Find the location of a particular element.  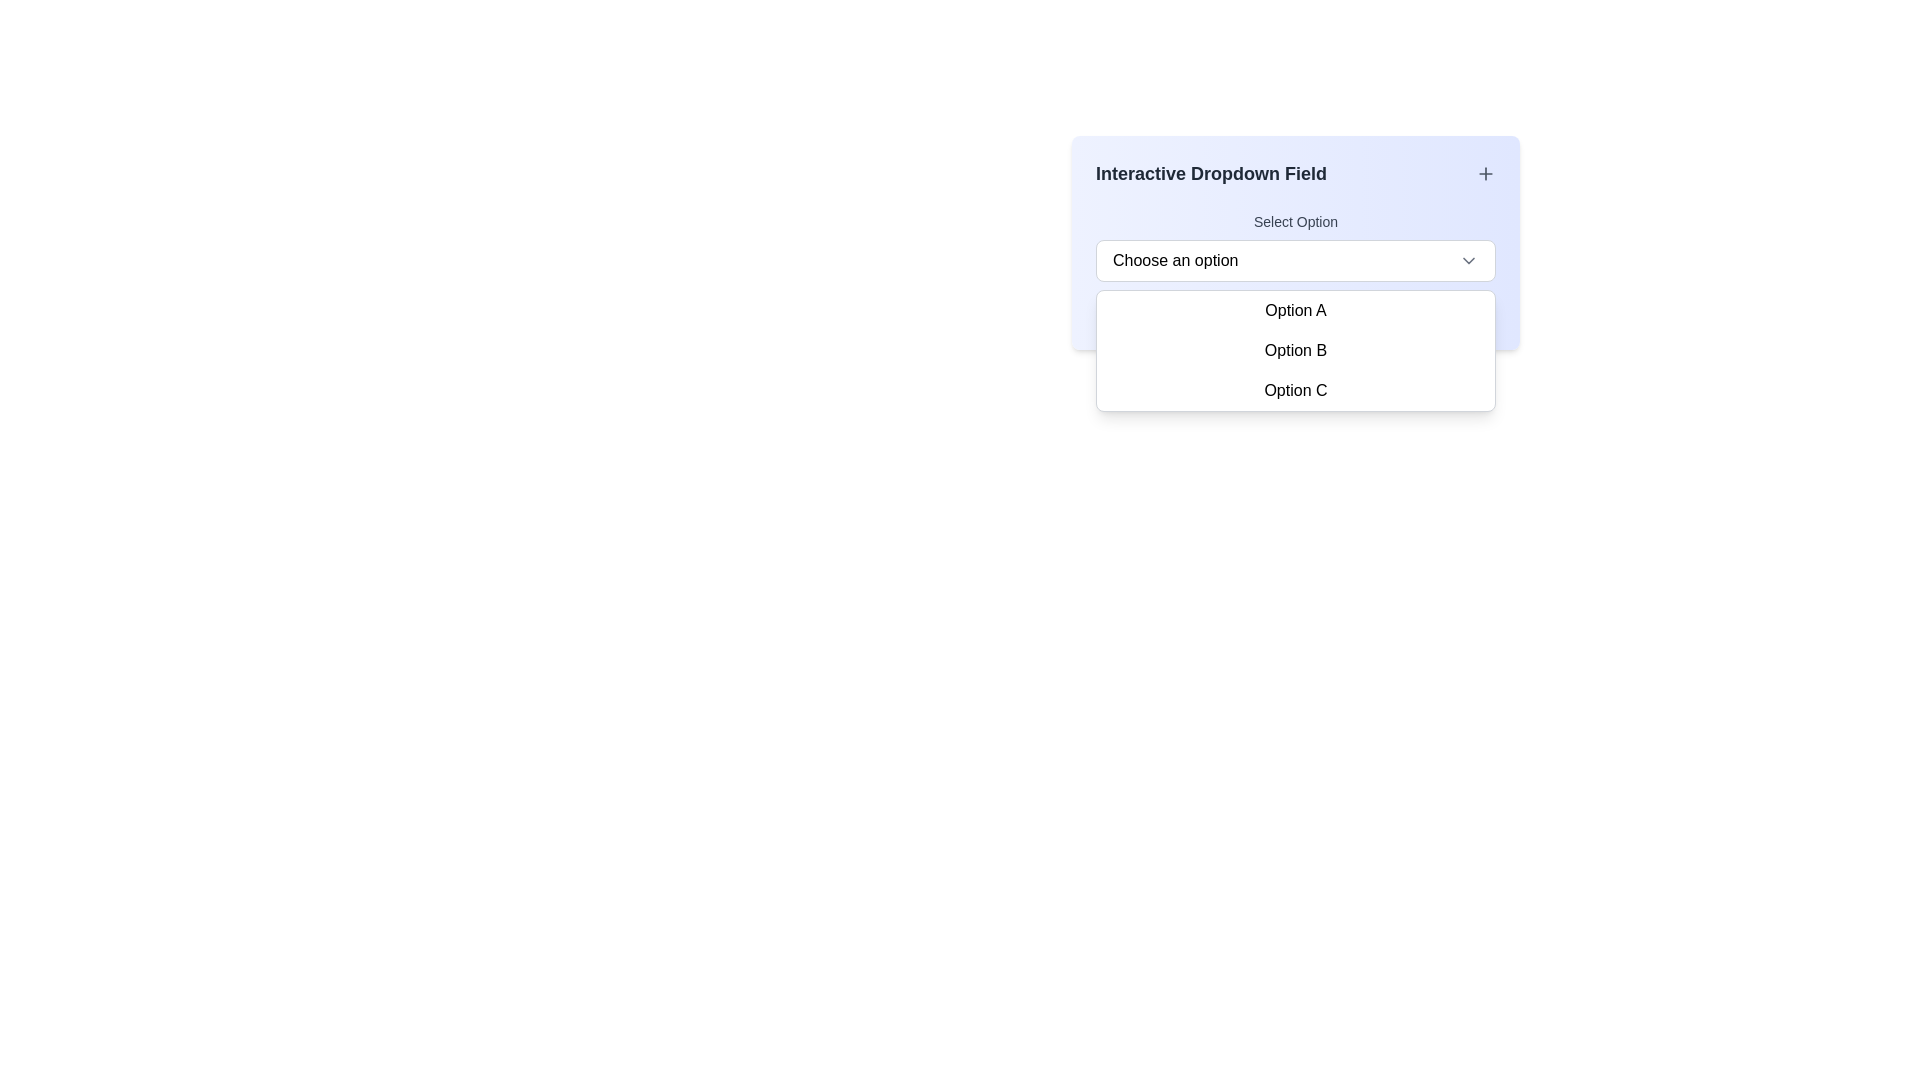

the first selectable option in the dropdown menu is located at coordinates (1296, 311).